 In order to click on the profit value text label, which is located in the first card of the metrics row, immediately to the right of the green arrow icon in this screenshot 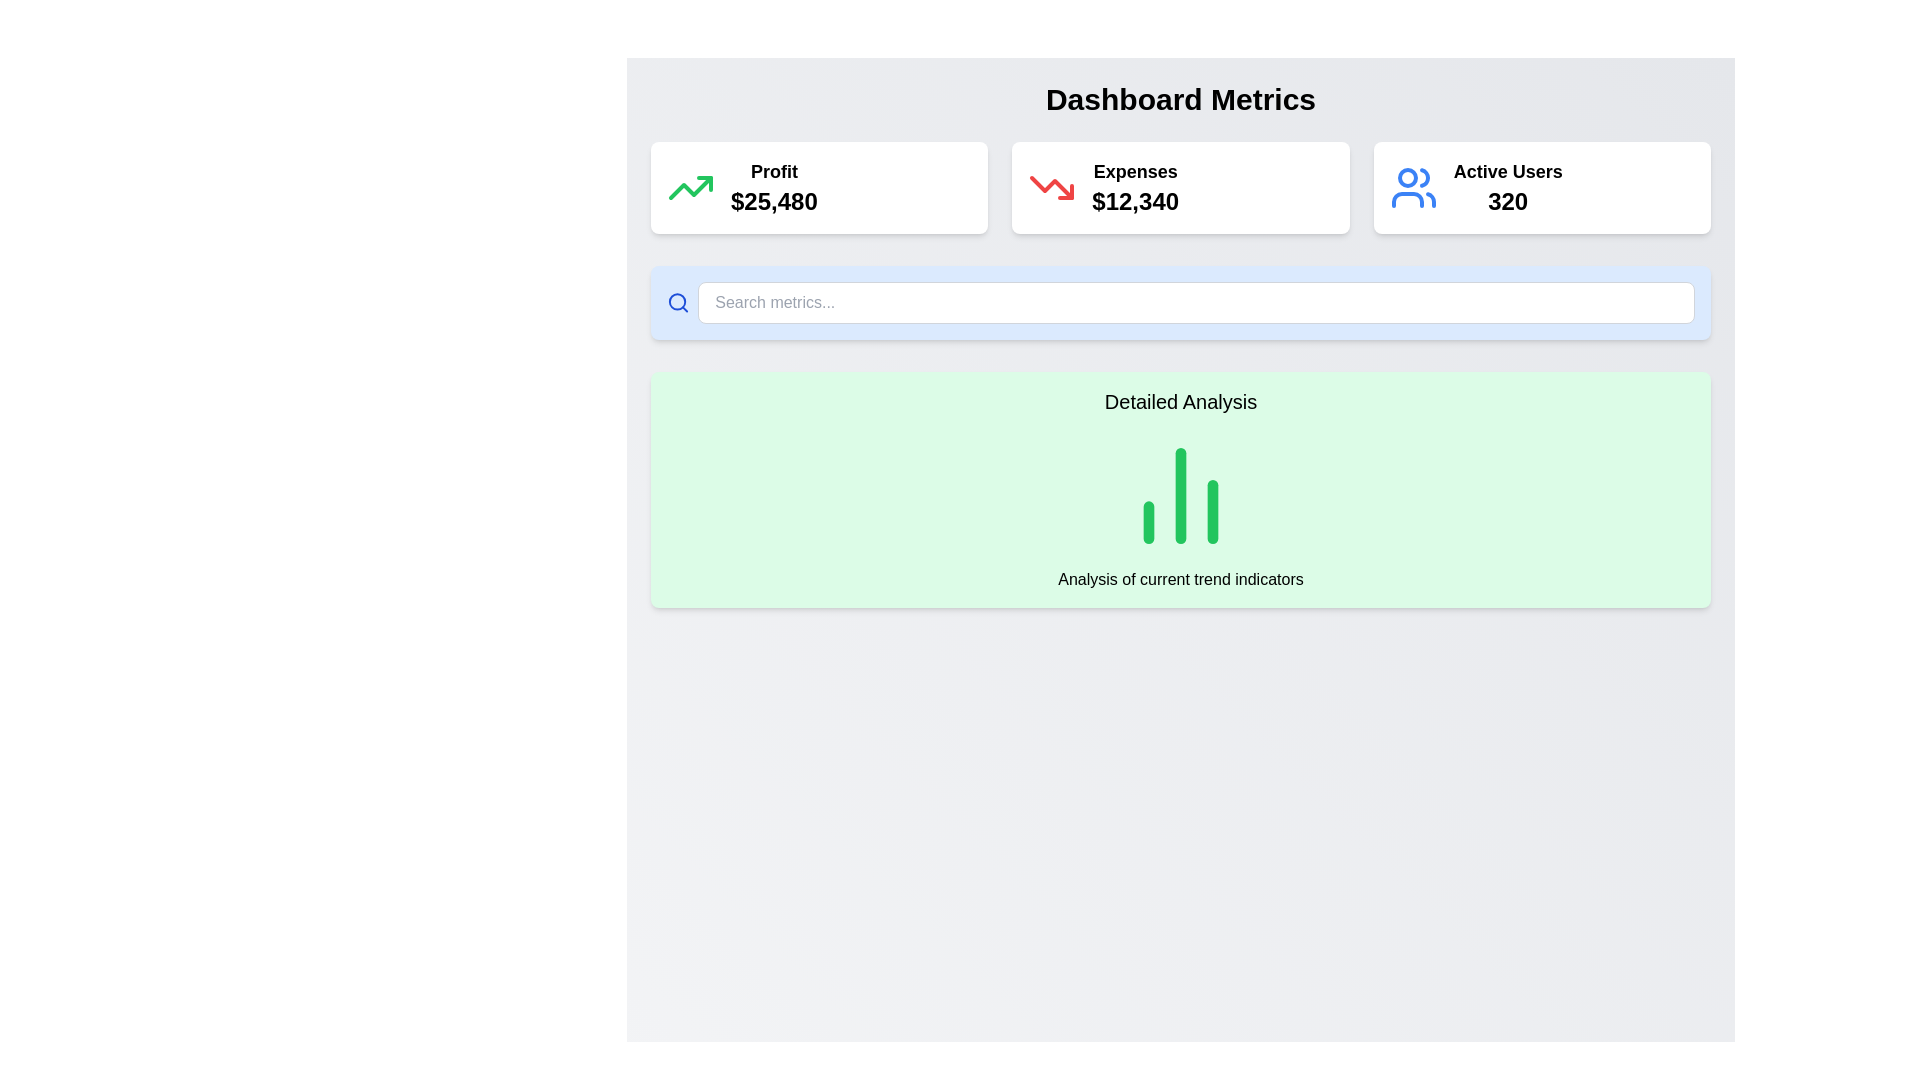, I will do `click(773, 188)`.